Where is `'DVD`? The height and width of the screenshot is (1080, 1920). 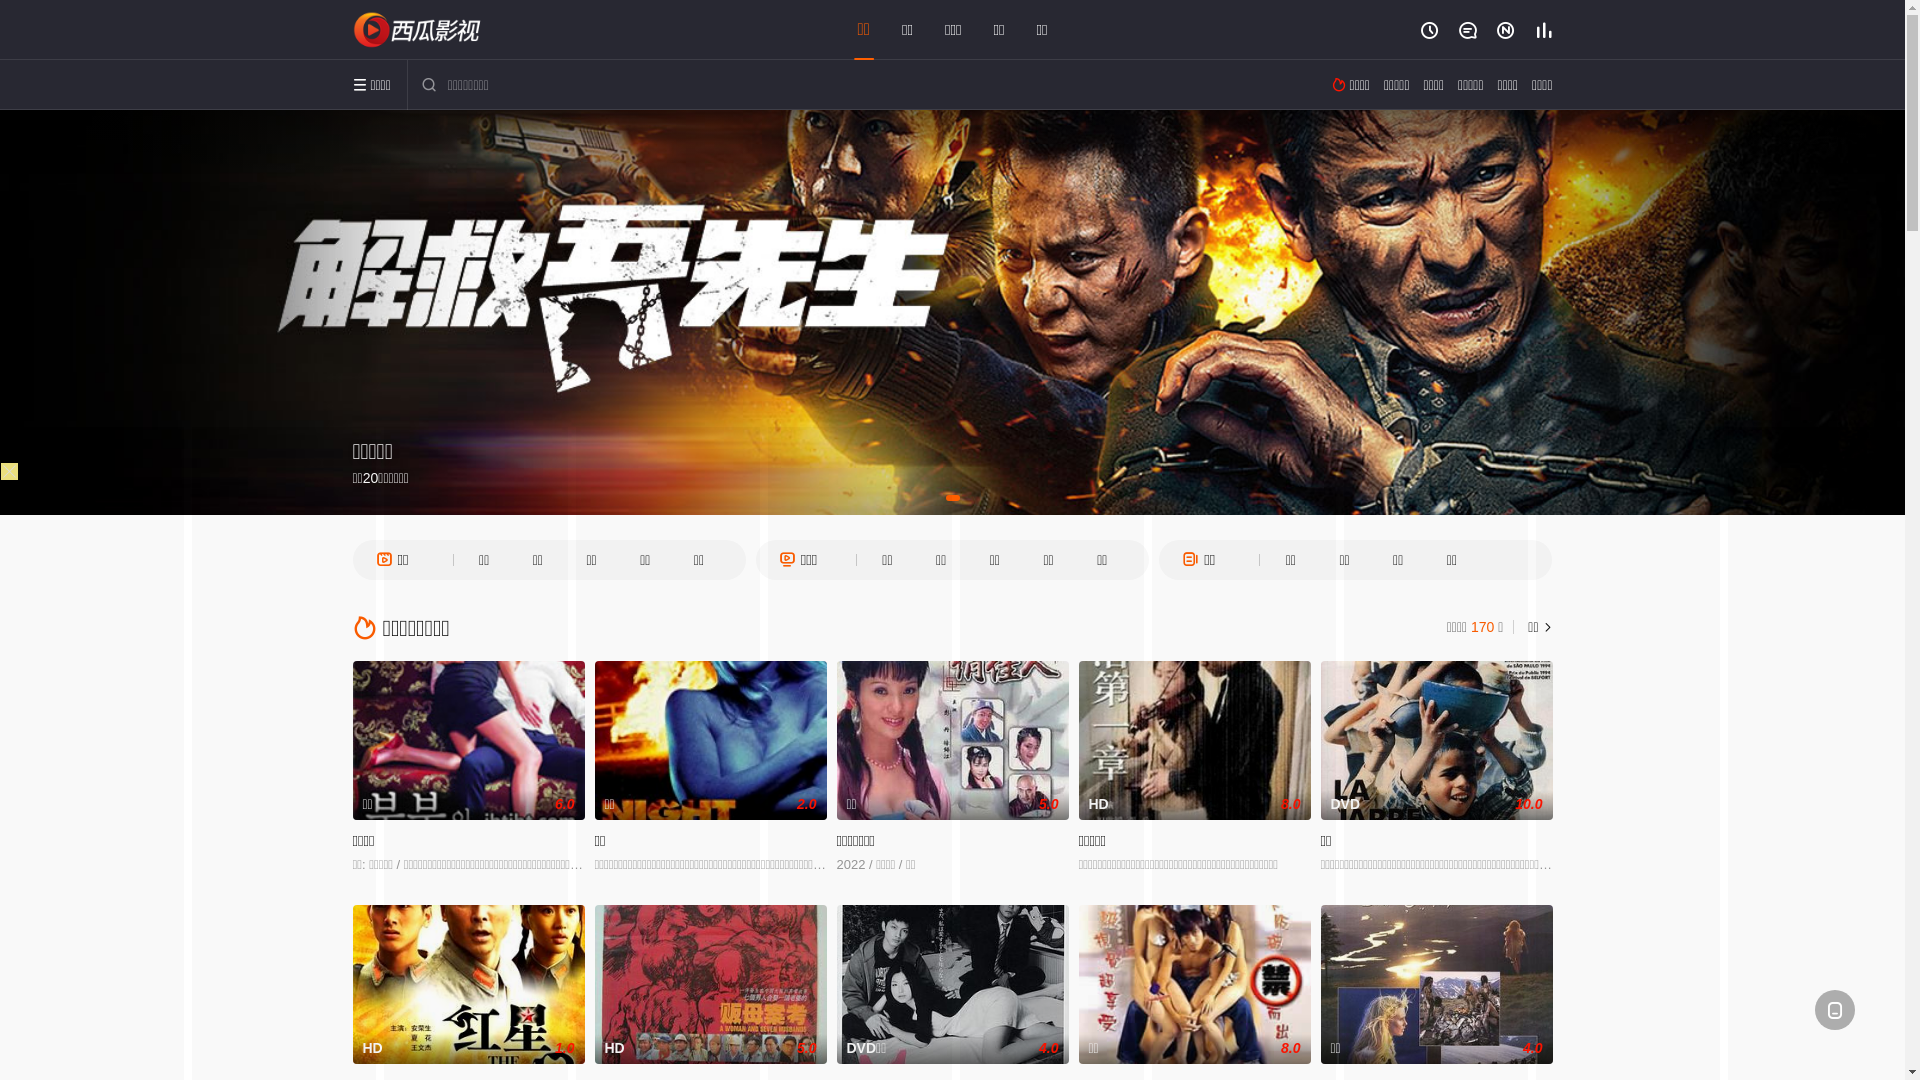 'DVD is located at coordinates (1434, 740).